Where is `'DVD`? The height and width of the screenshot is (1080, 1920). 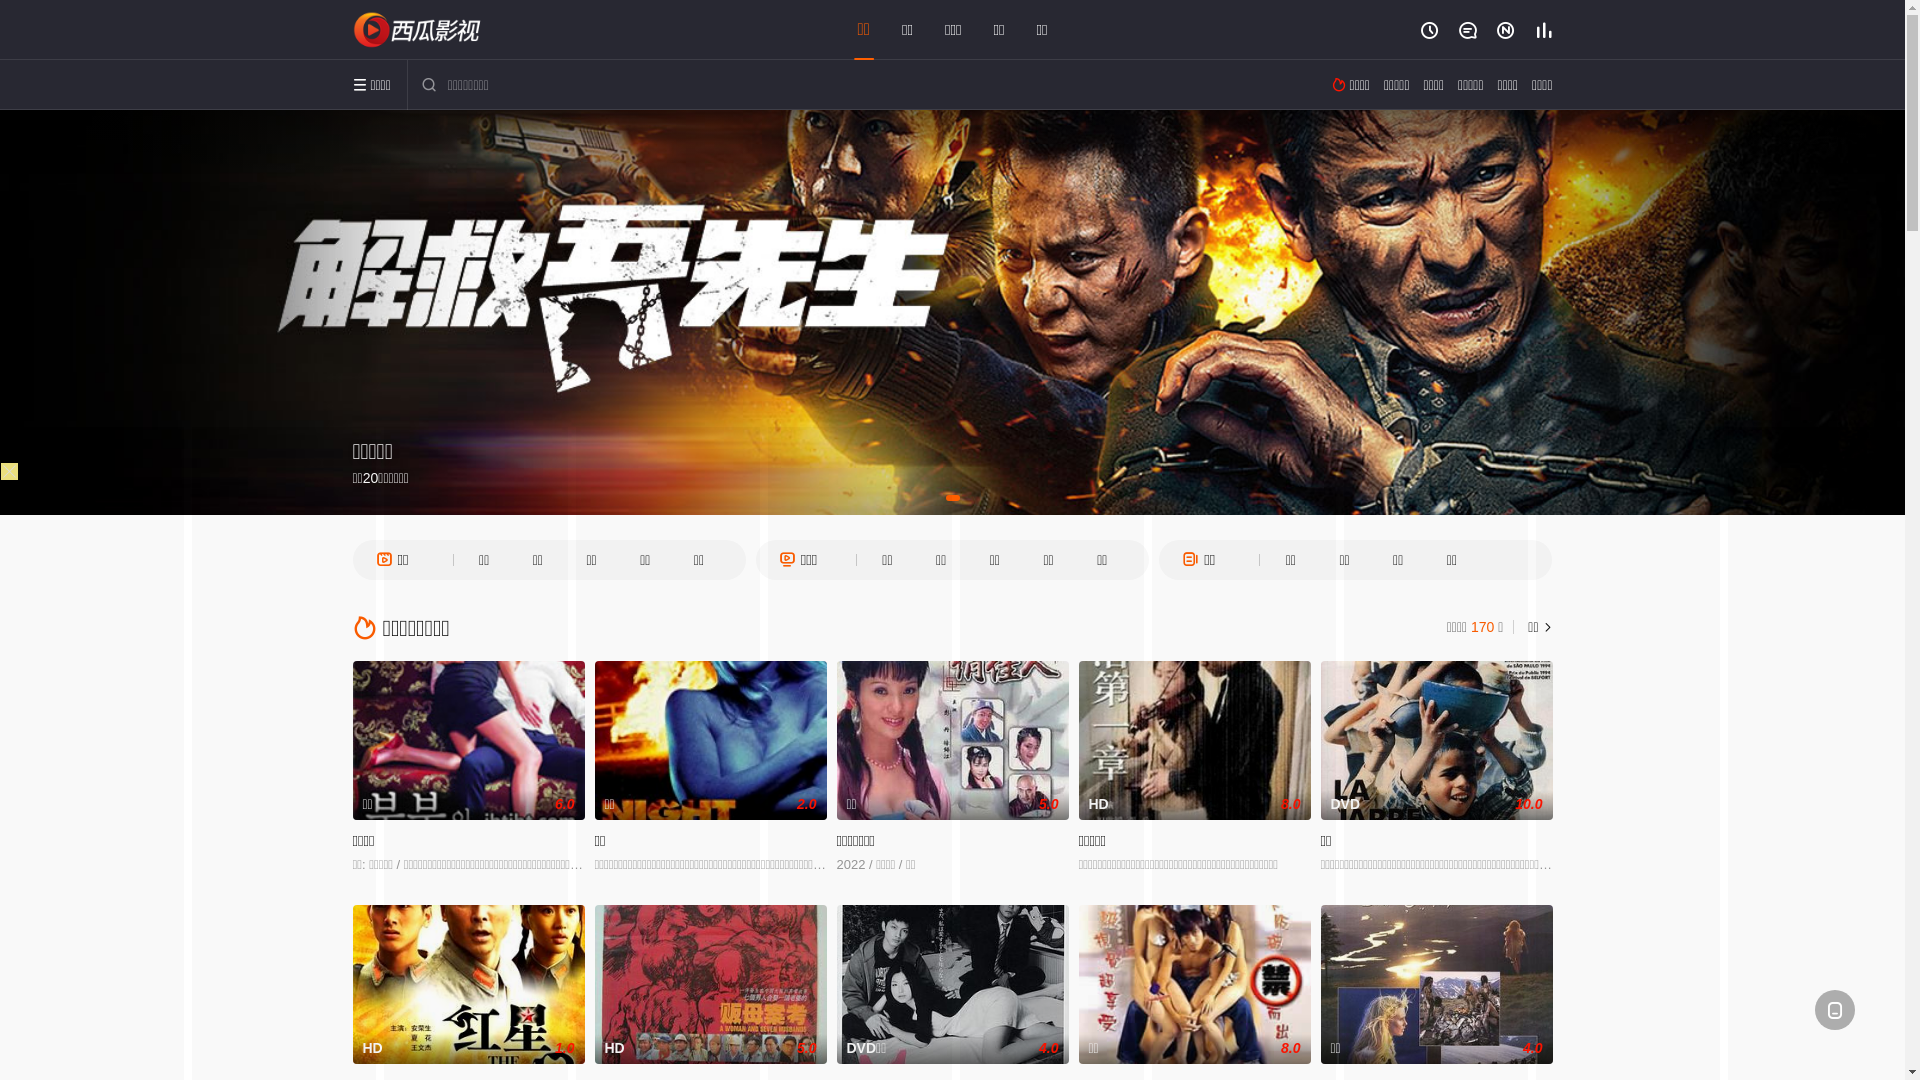 'DVD is located at coordinates (1434, 740).